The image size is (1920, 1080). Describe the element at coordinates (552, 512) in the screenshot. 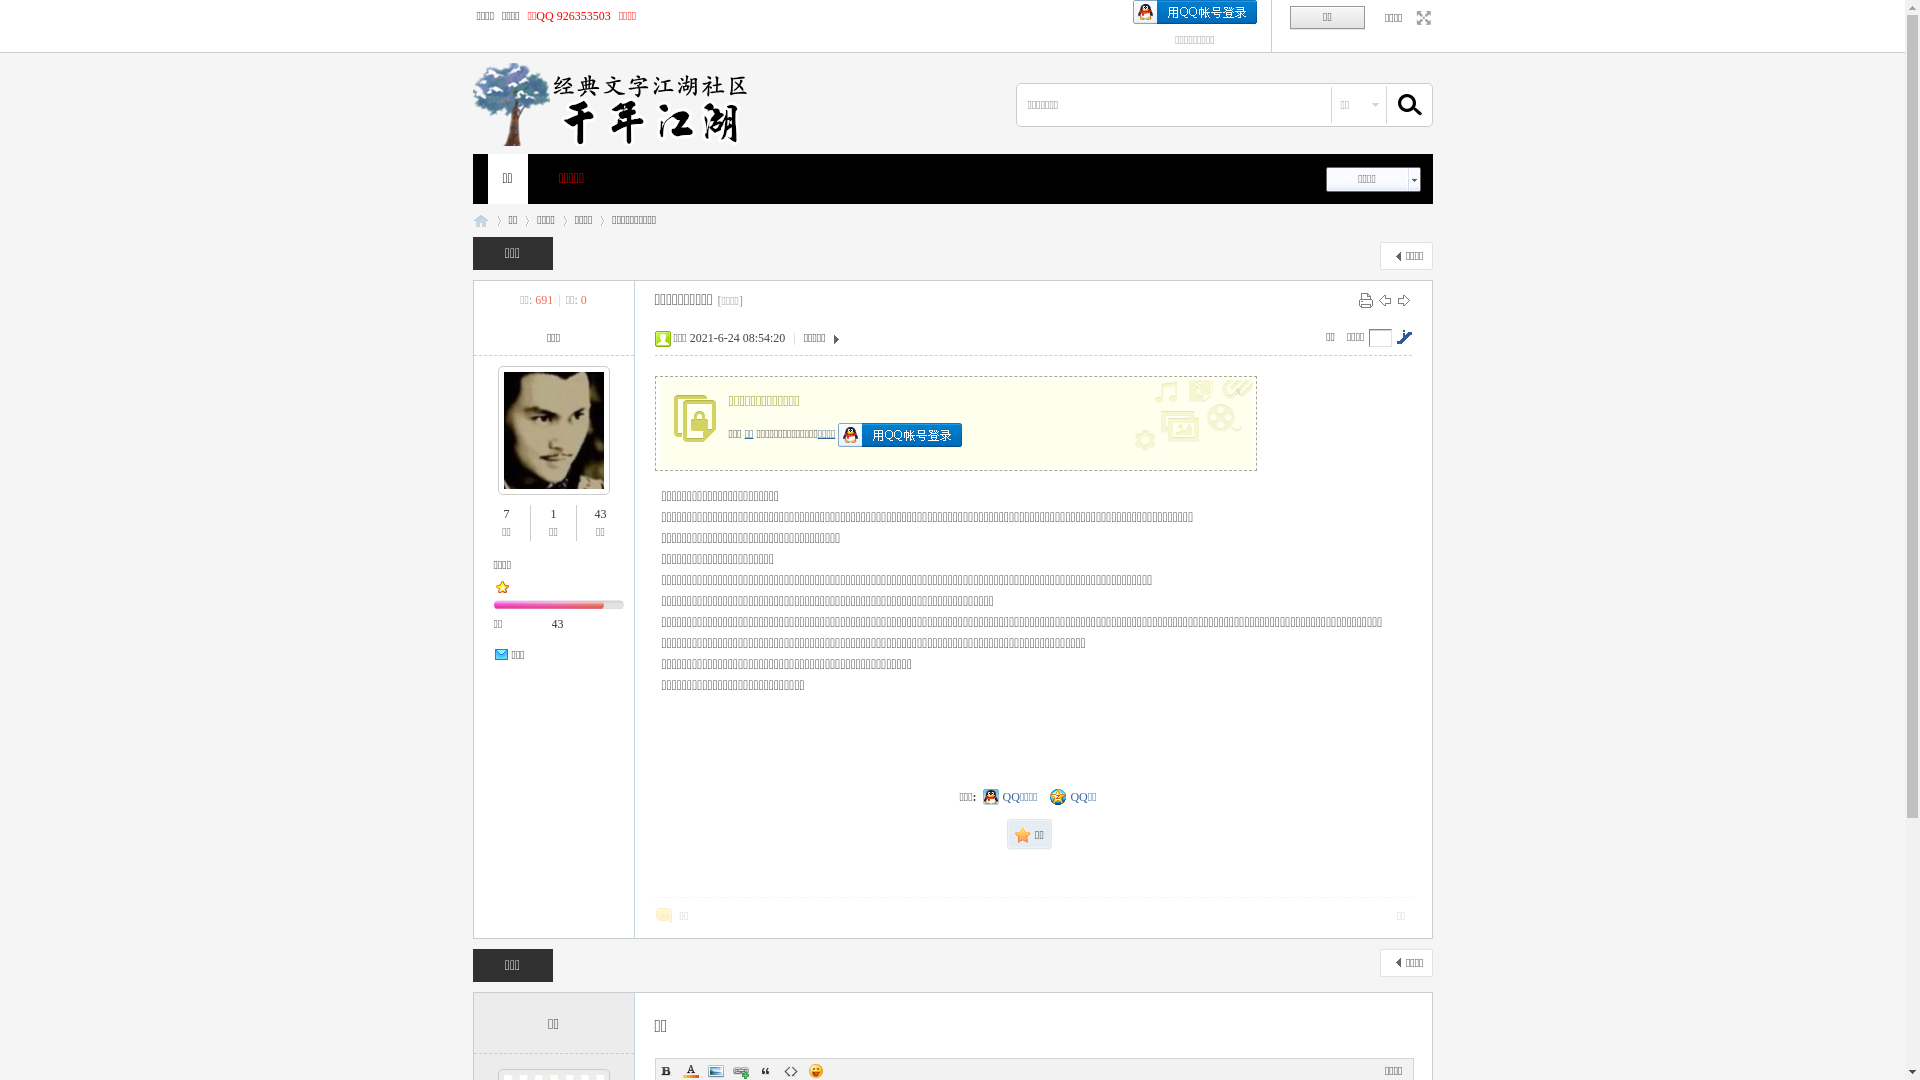

I see `'1'` at that location.